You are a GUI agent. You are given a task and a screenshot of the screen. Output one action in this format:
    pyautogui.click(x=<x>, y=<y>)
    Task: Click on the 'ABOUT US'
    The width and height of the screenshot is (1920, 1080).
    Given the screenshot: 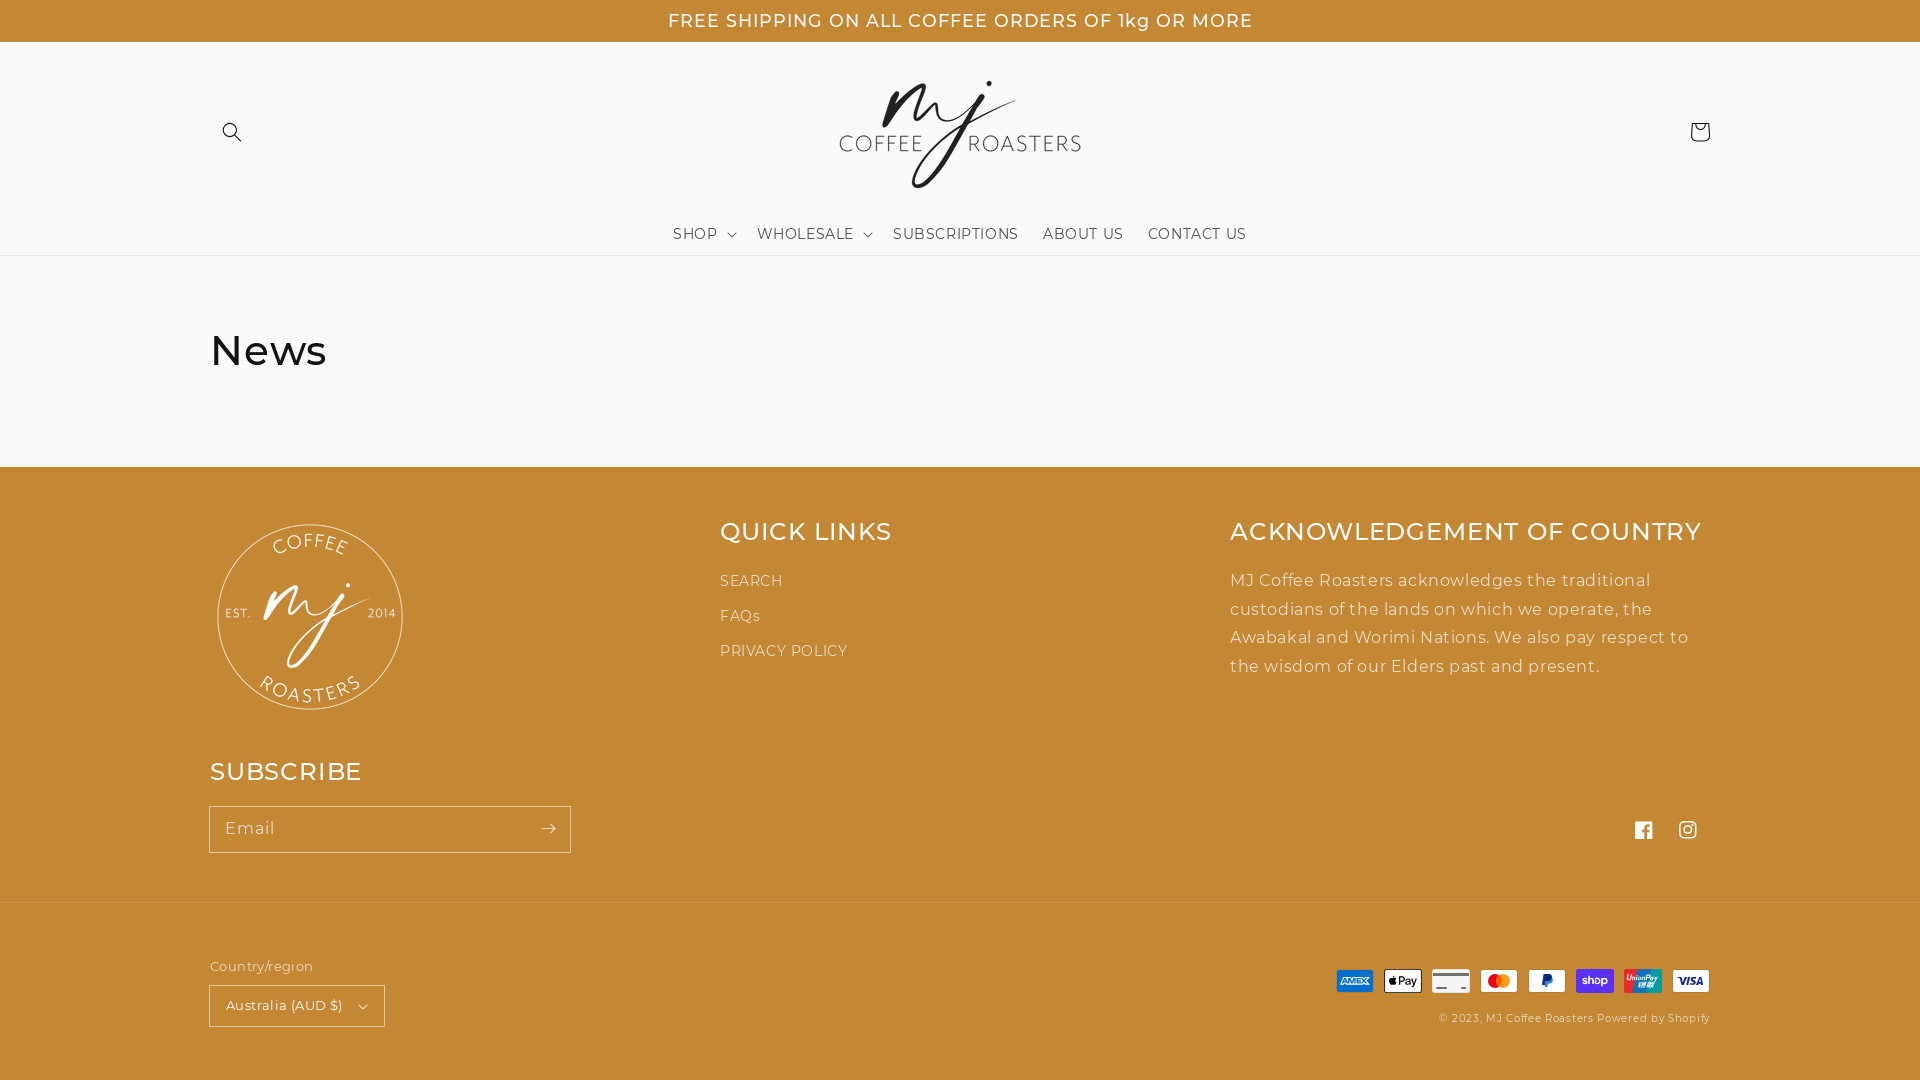 What is the action you would take?
    pyautogui.click(x=1082, y=233)
    